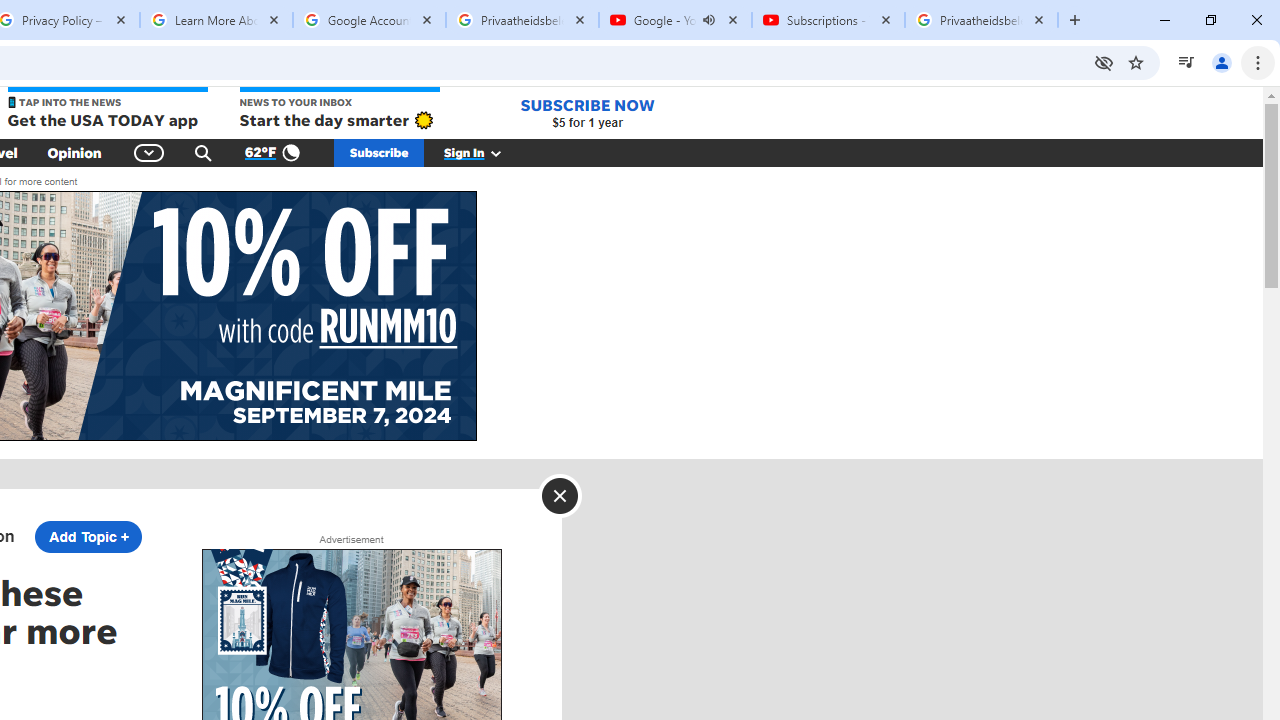  Describe the element at coordinates (483, 152) in the screenshot. I see `'Sign In'` at that location.